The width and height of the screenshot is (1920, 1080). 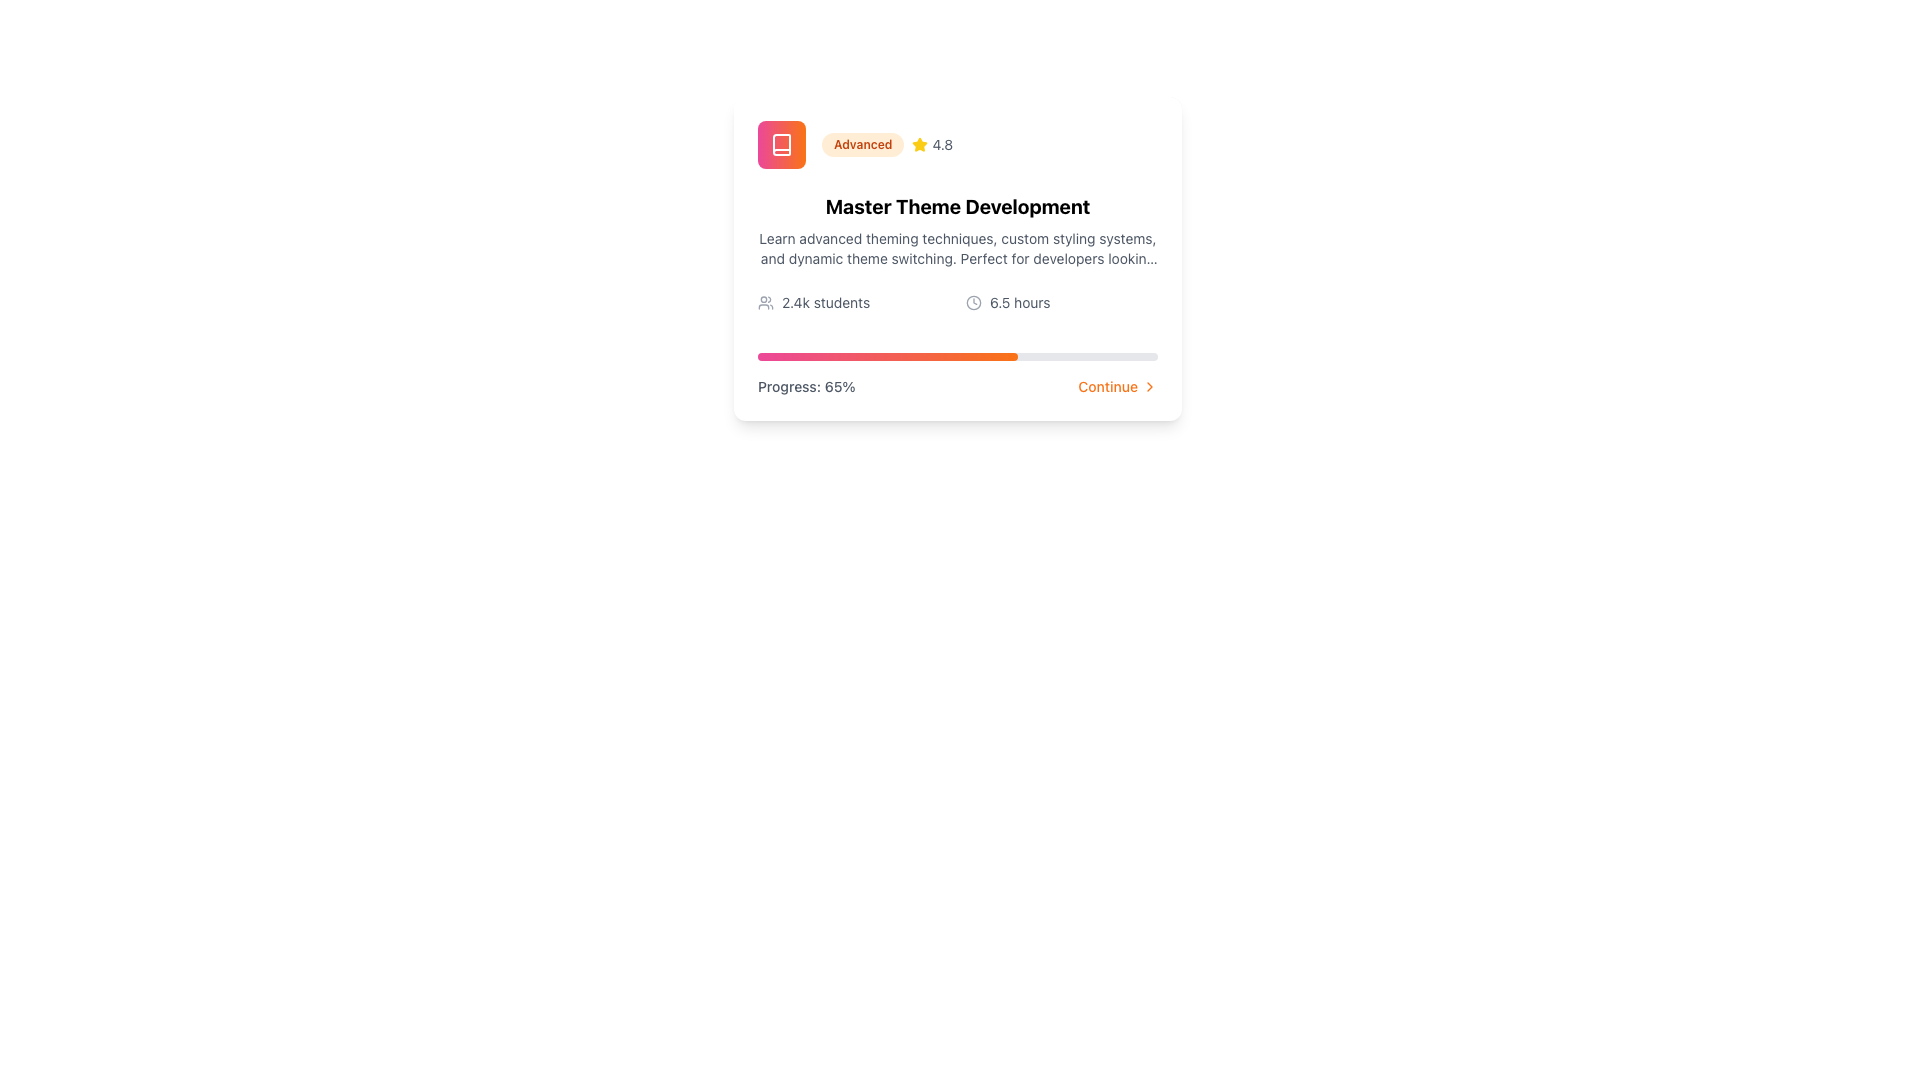 What do you see at coordinates (765, 303) in the screenshot?
I see `the gray SVG icon depicting user silhouettes, which represents a group or community, located to the left of the text label '2.4k students'` at bounding box center [765, 303].